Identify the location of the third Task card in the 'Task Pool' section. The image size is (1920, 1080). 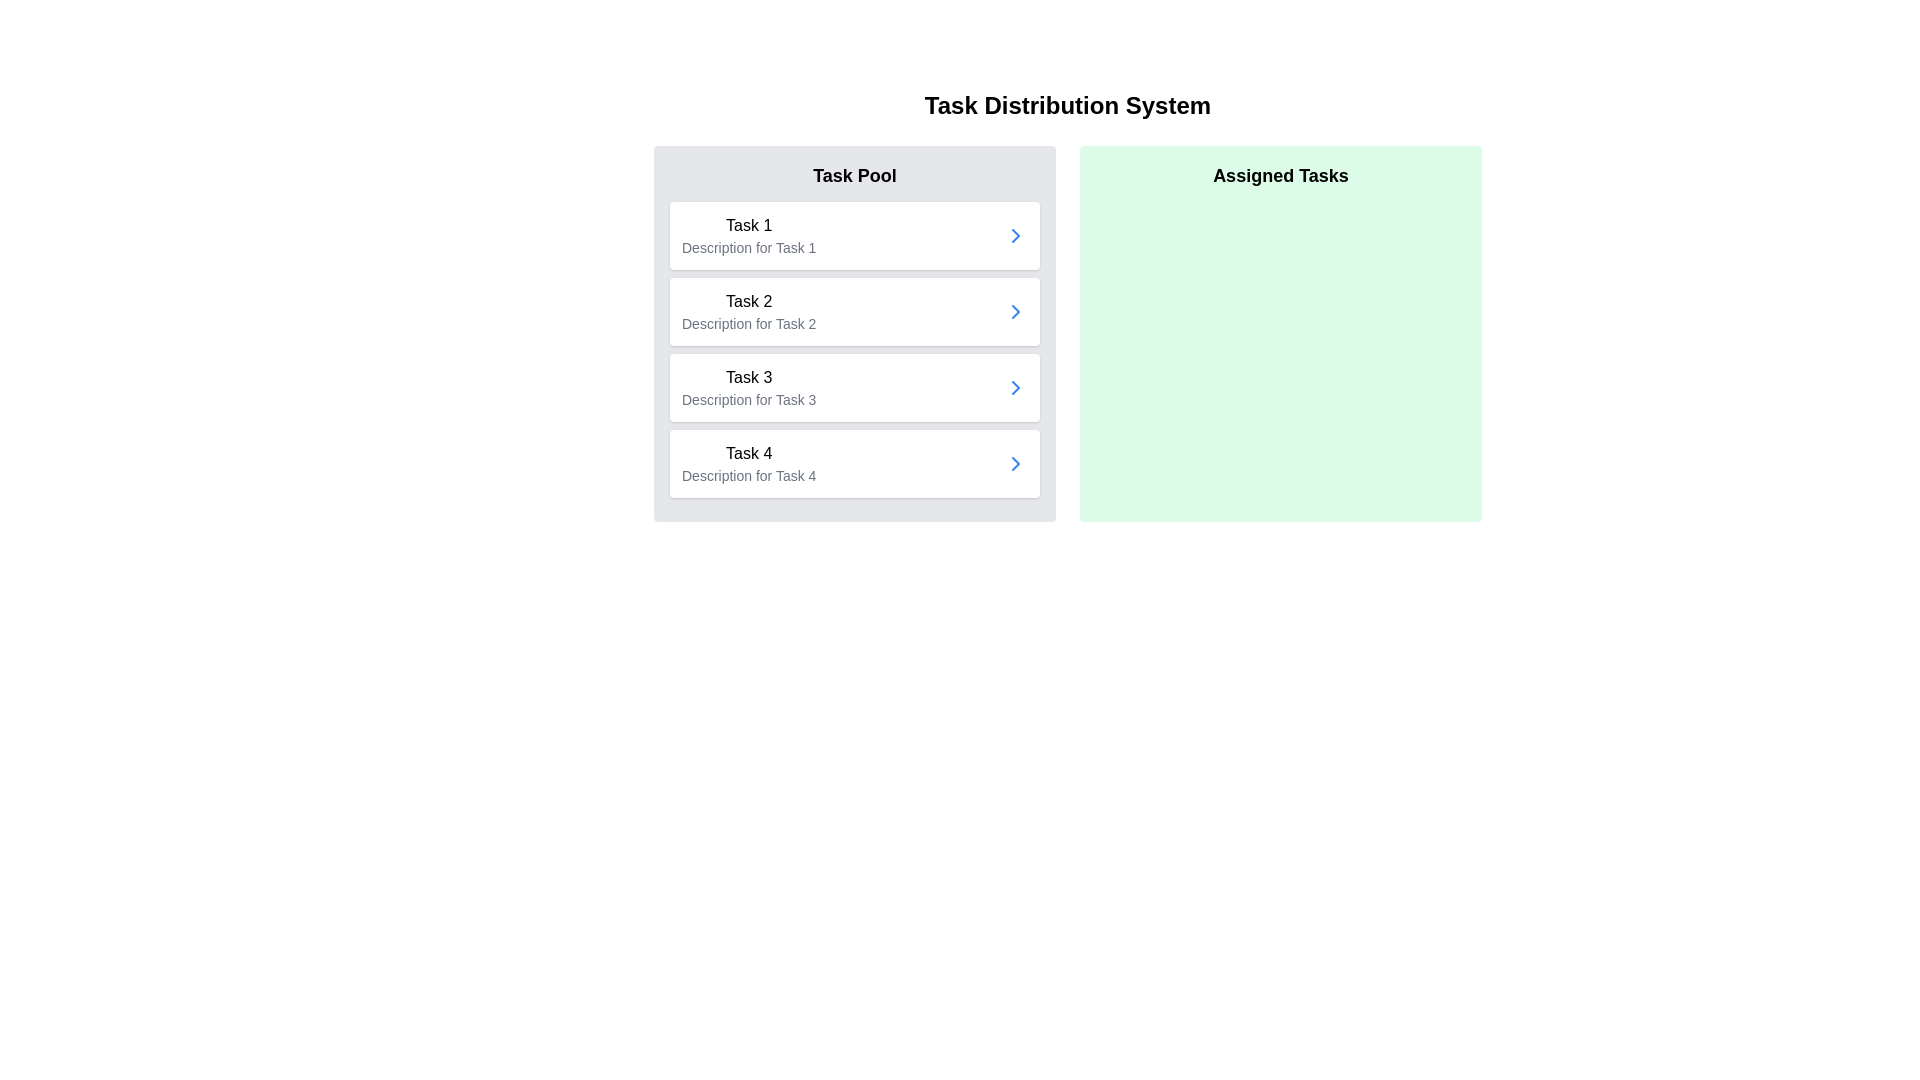
(748, 388).